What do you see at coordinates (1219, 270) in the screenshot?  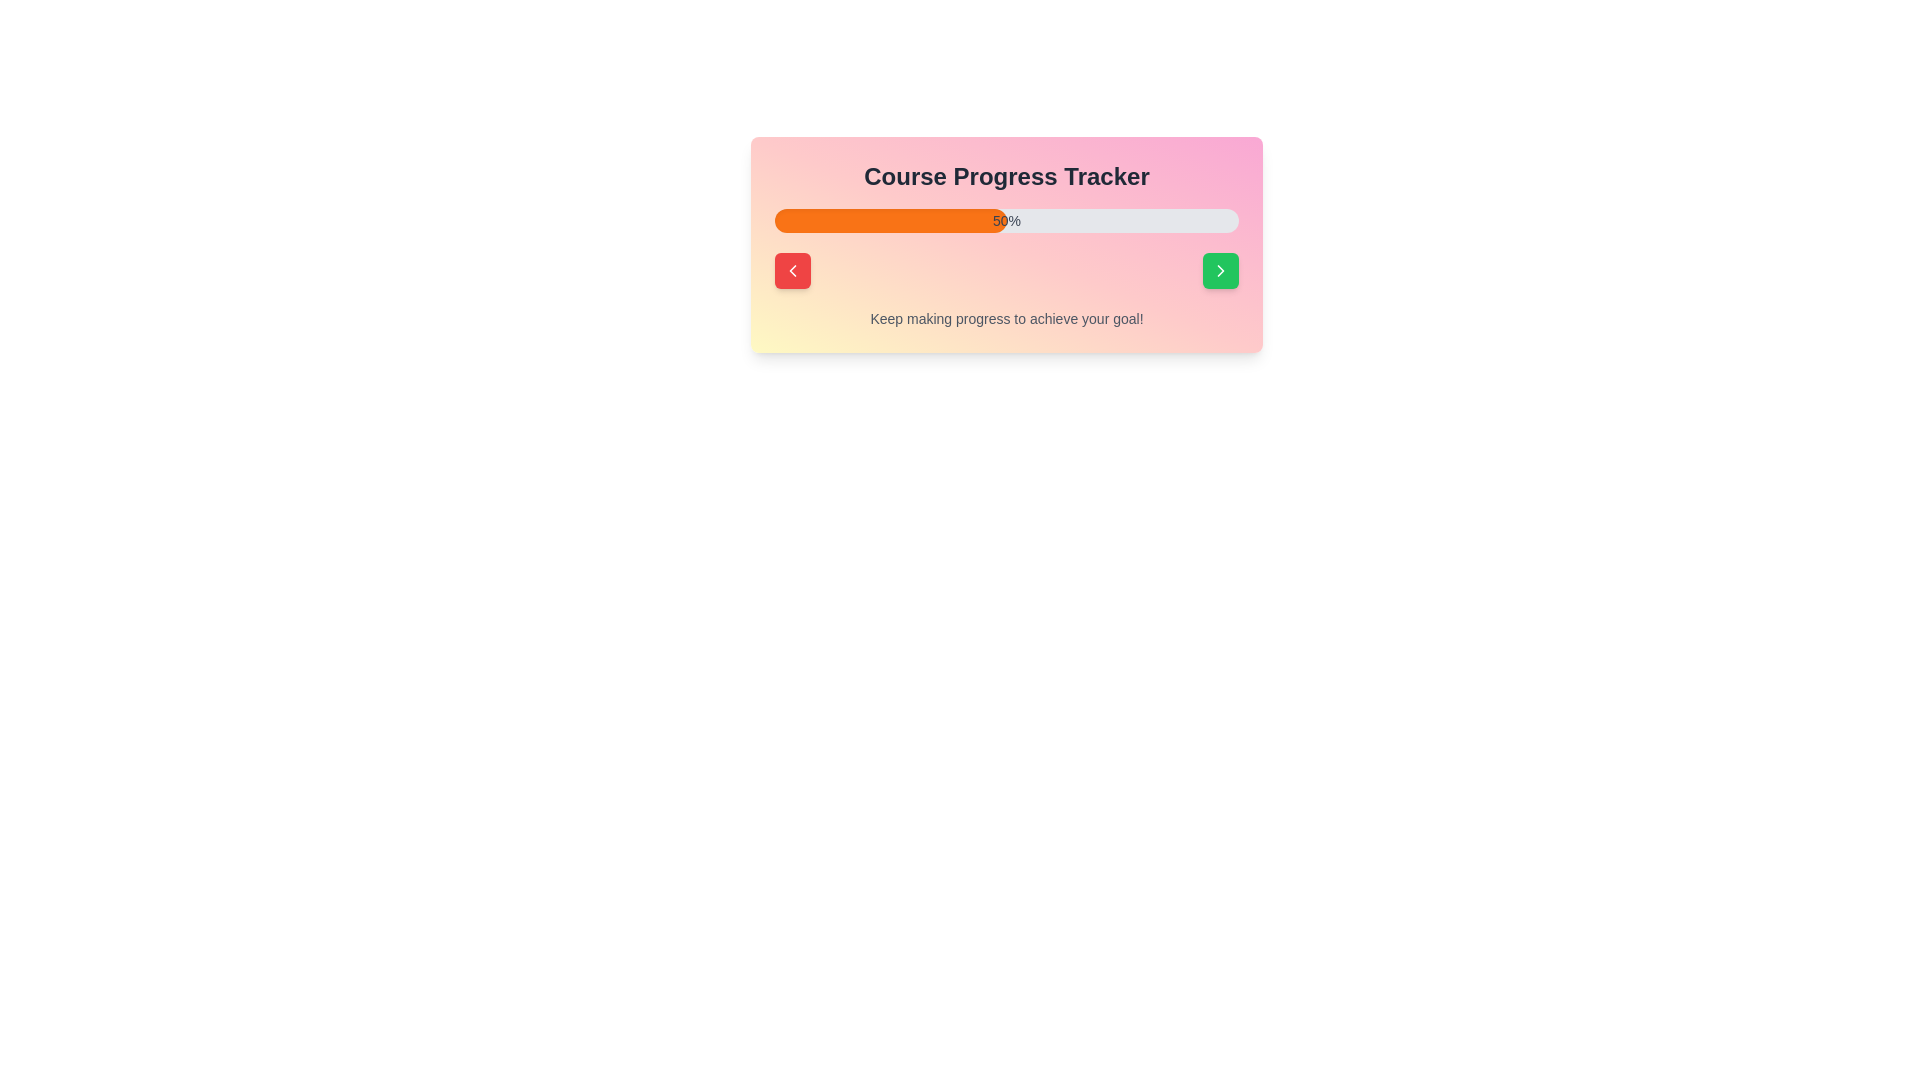 I see `the green button with rounded corners and a white chevron arrow located at the far-right end of the interface` at bounding box center [1219, 270].